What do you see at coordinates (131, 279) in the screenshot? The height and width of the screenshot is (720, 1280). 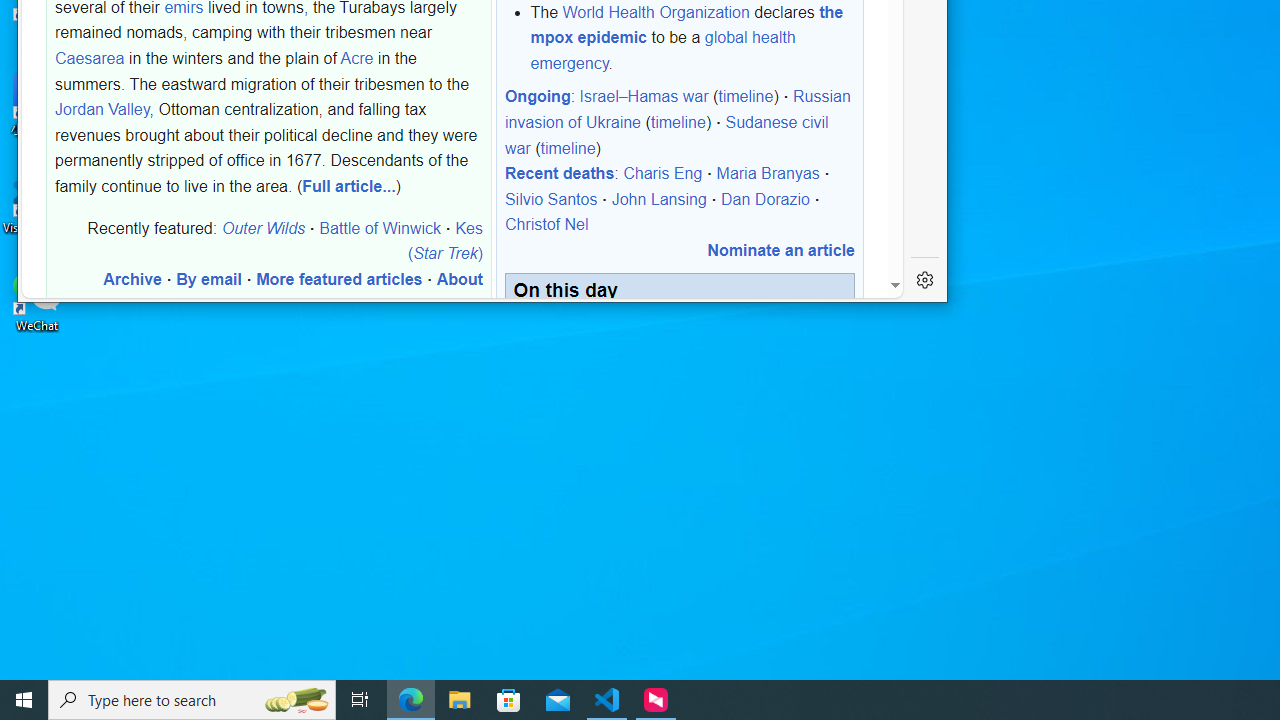 I see `'Archive'` at bounding box center [131, 279].